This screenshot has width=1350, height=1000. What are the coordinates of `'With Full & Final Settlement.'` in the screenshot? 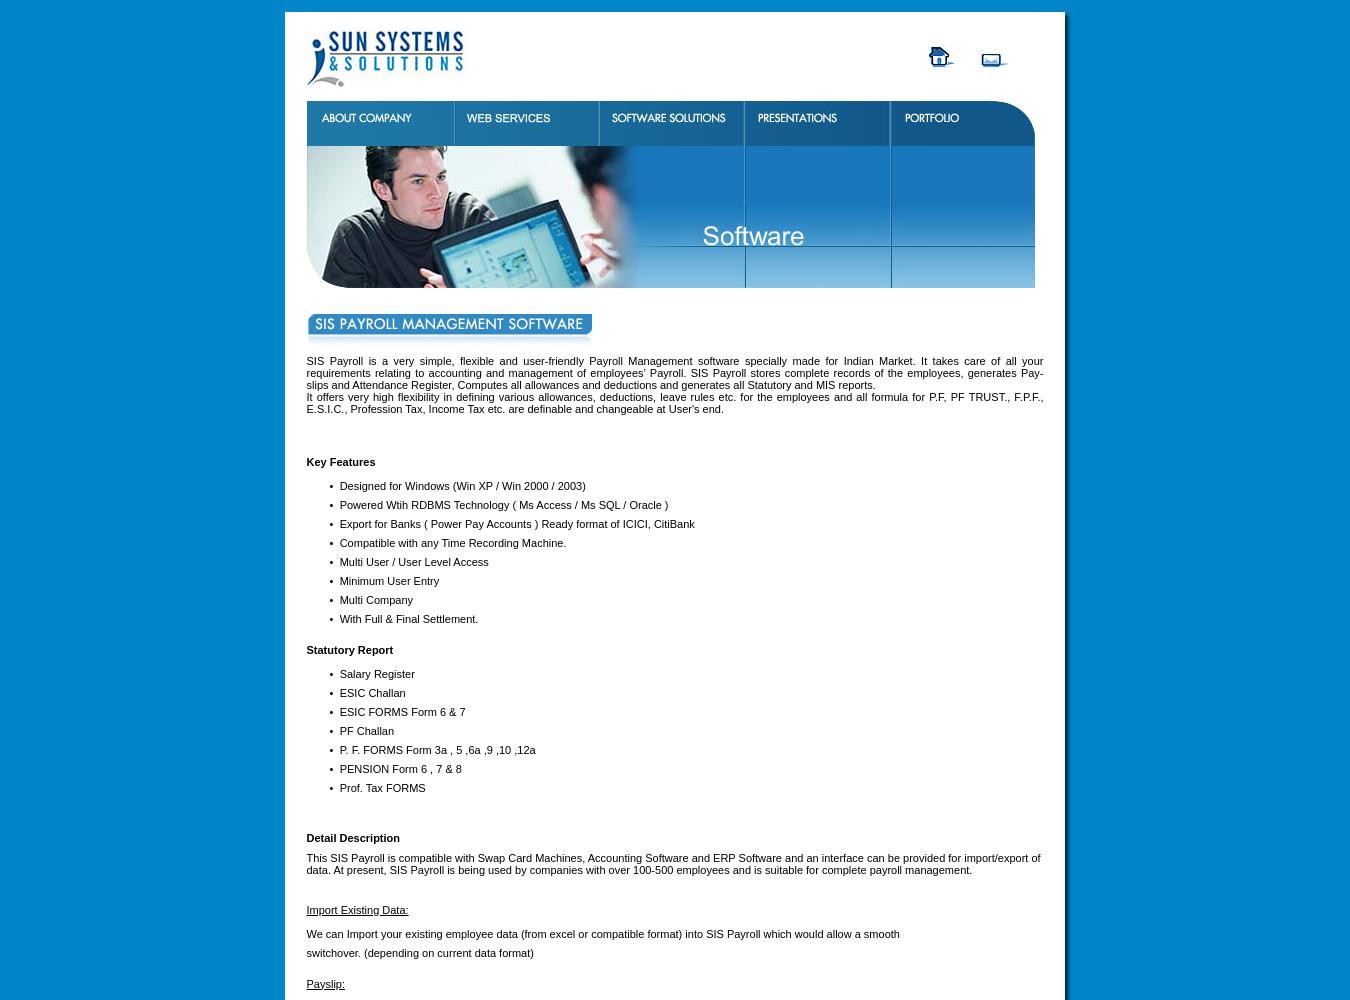 It's located at (408, 617).